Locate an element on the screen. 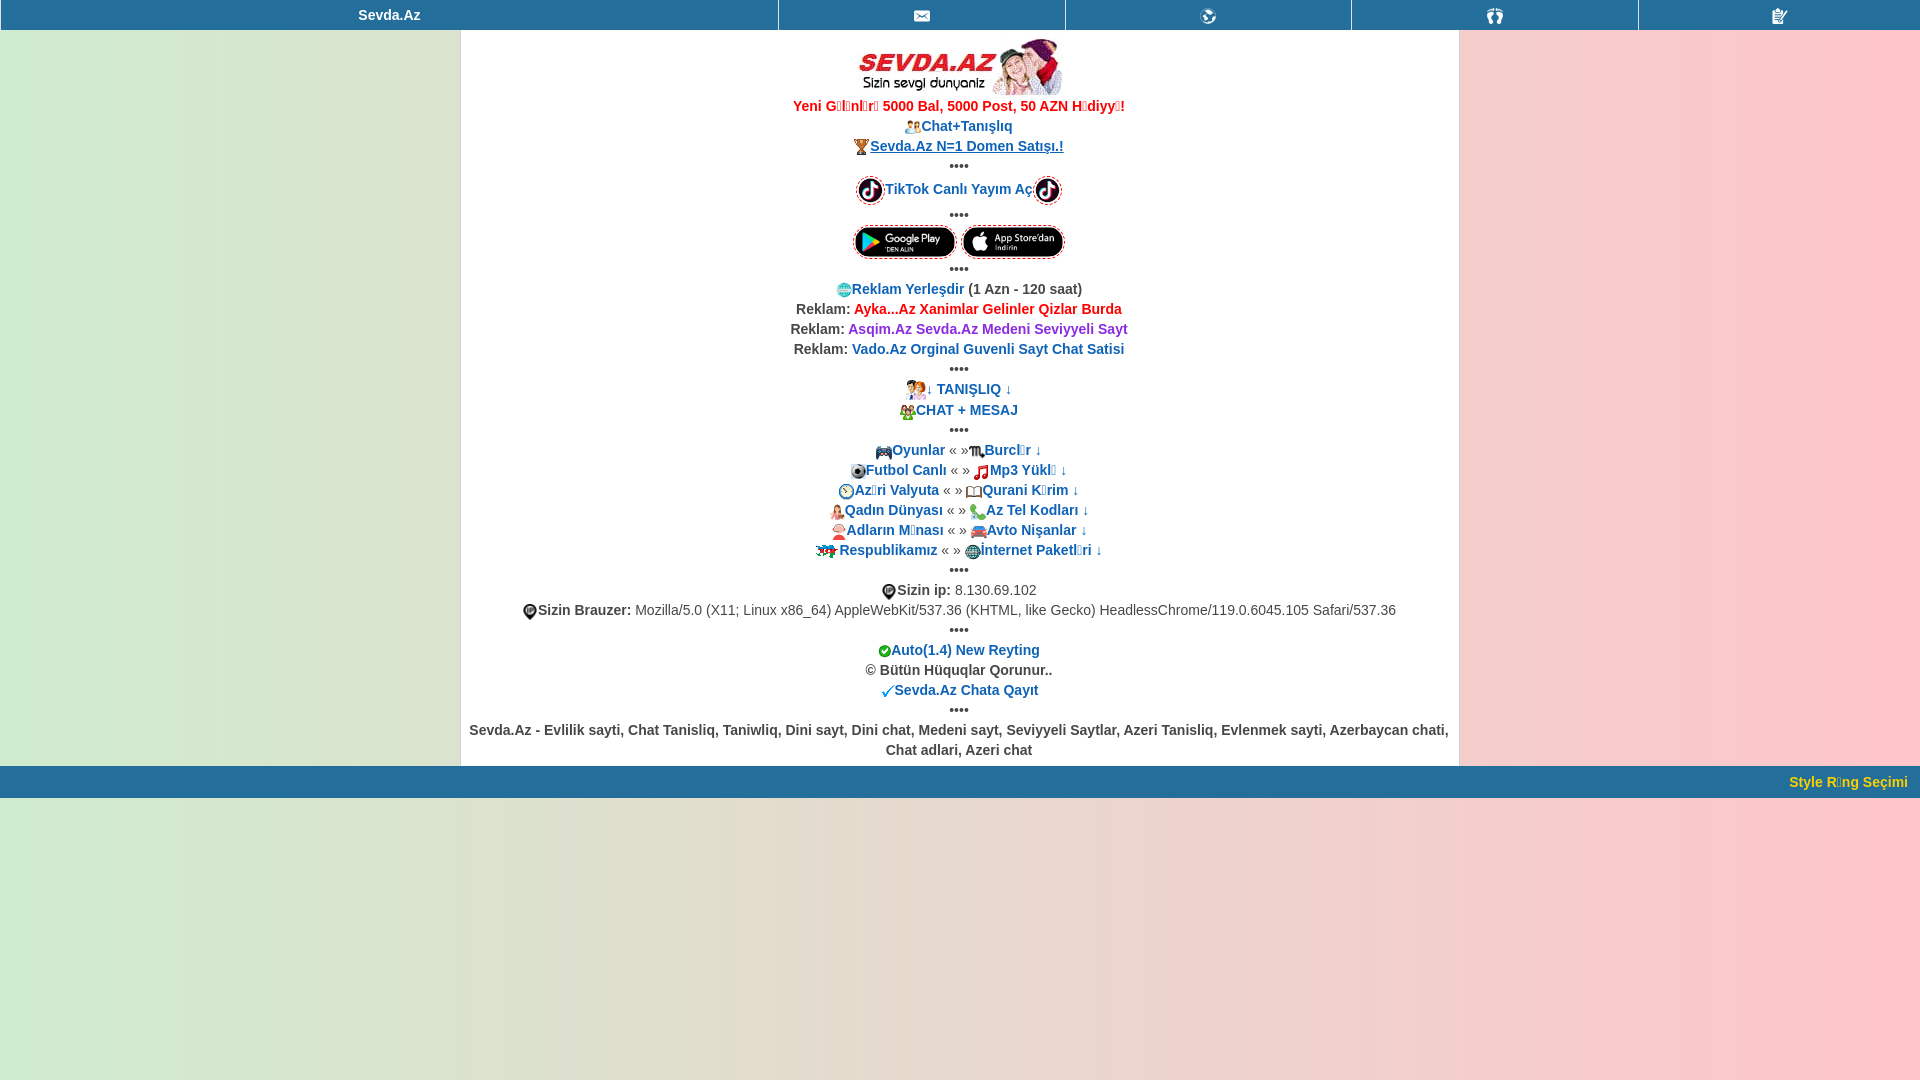  'Vado.Az Orginal Guvenli Sayt Chat Satisi' is located at coordinates (851, 347).